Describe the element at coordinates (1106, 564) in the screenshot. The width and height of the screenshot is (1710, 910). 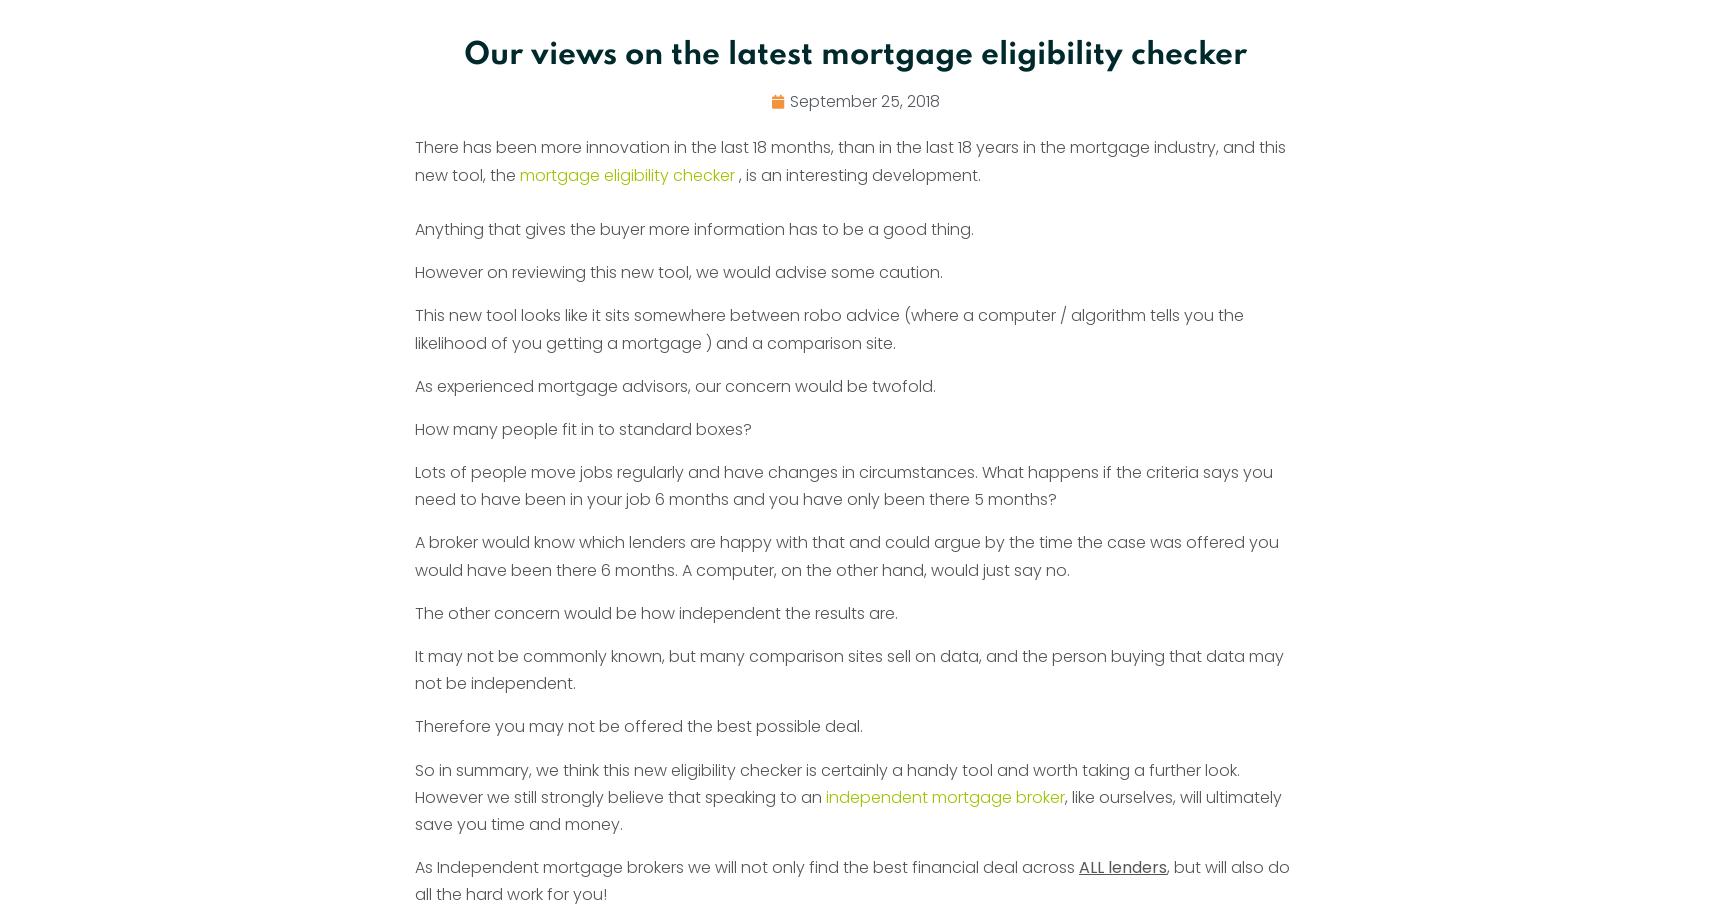
I see `'01223 266140'` at that location.